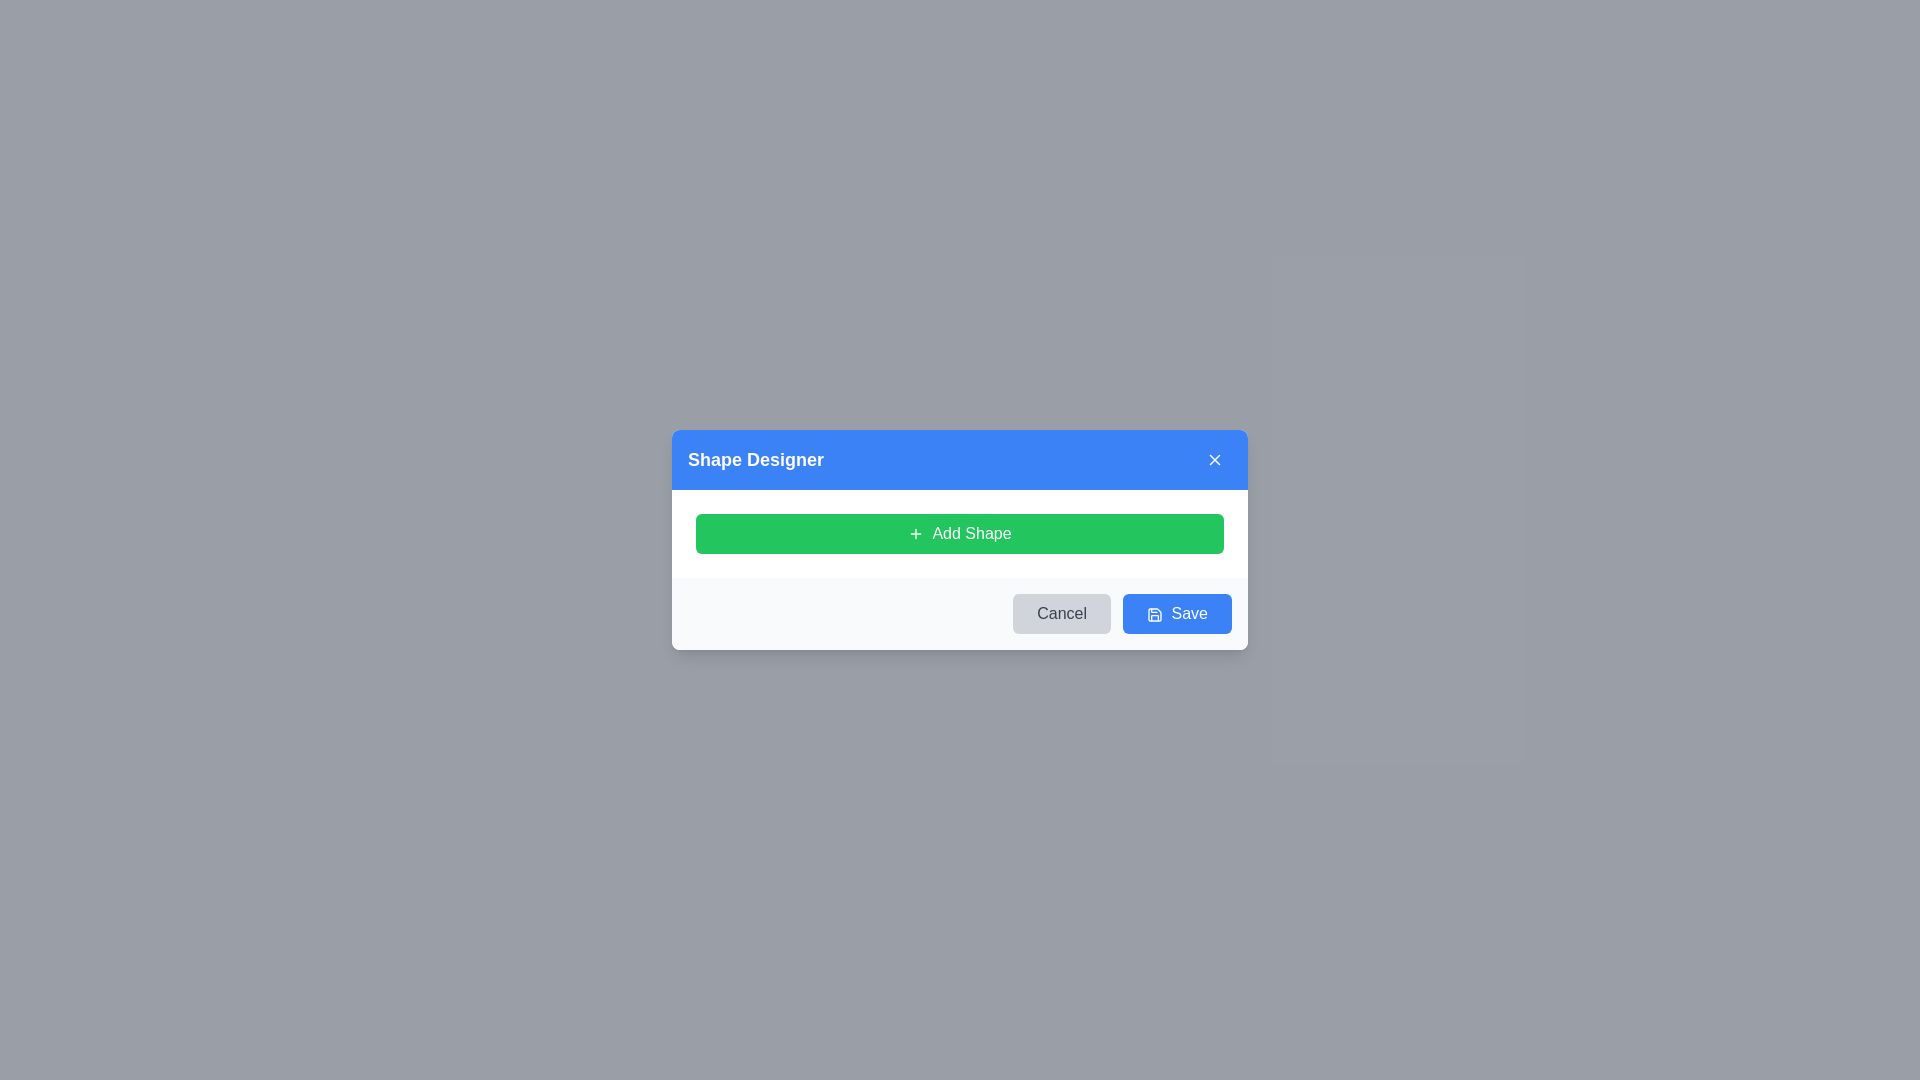  I want to click on the button, so click(960, 532).